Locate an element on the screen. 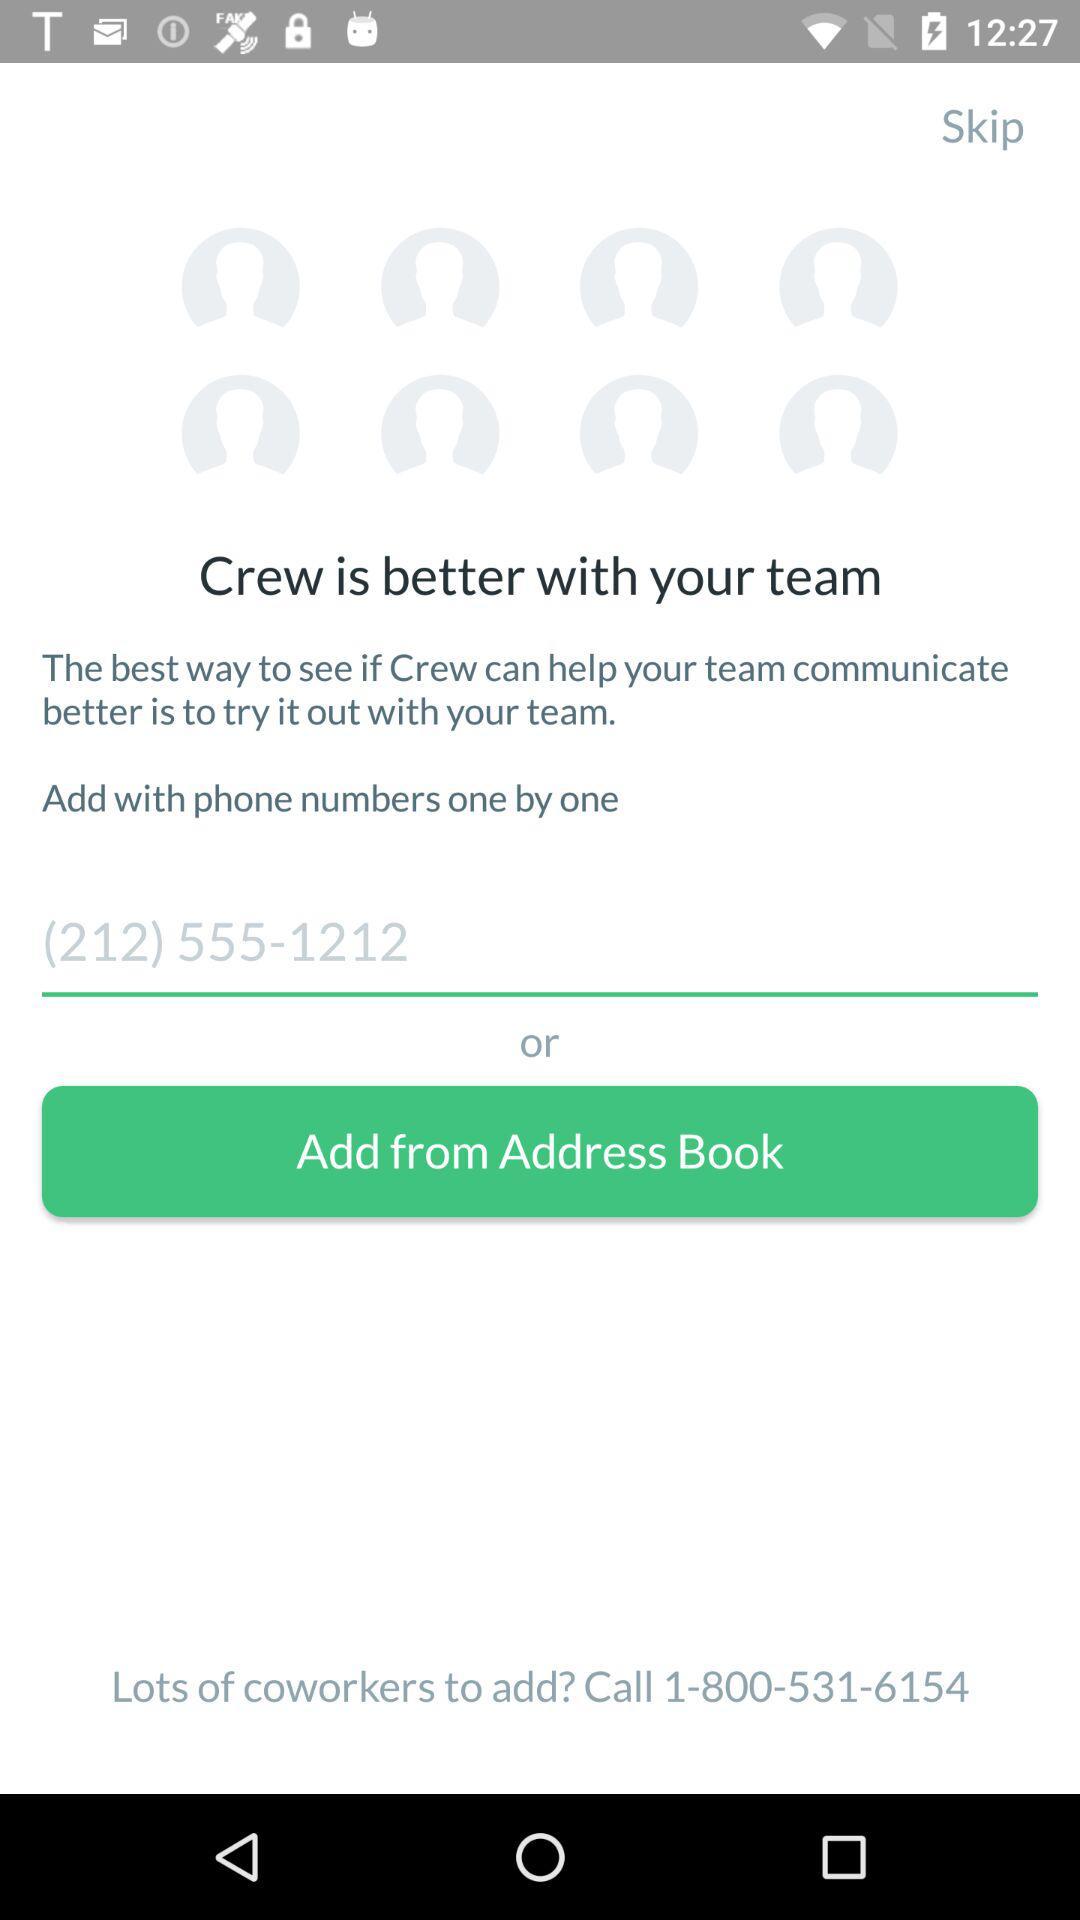 The image size is (1080, 1920). skip is located at coordinates (1003, 124).